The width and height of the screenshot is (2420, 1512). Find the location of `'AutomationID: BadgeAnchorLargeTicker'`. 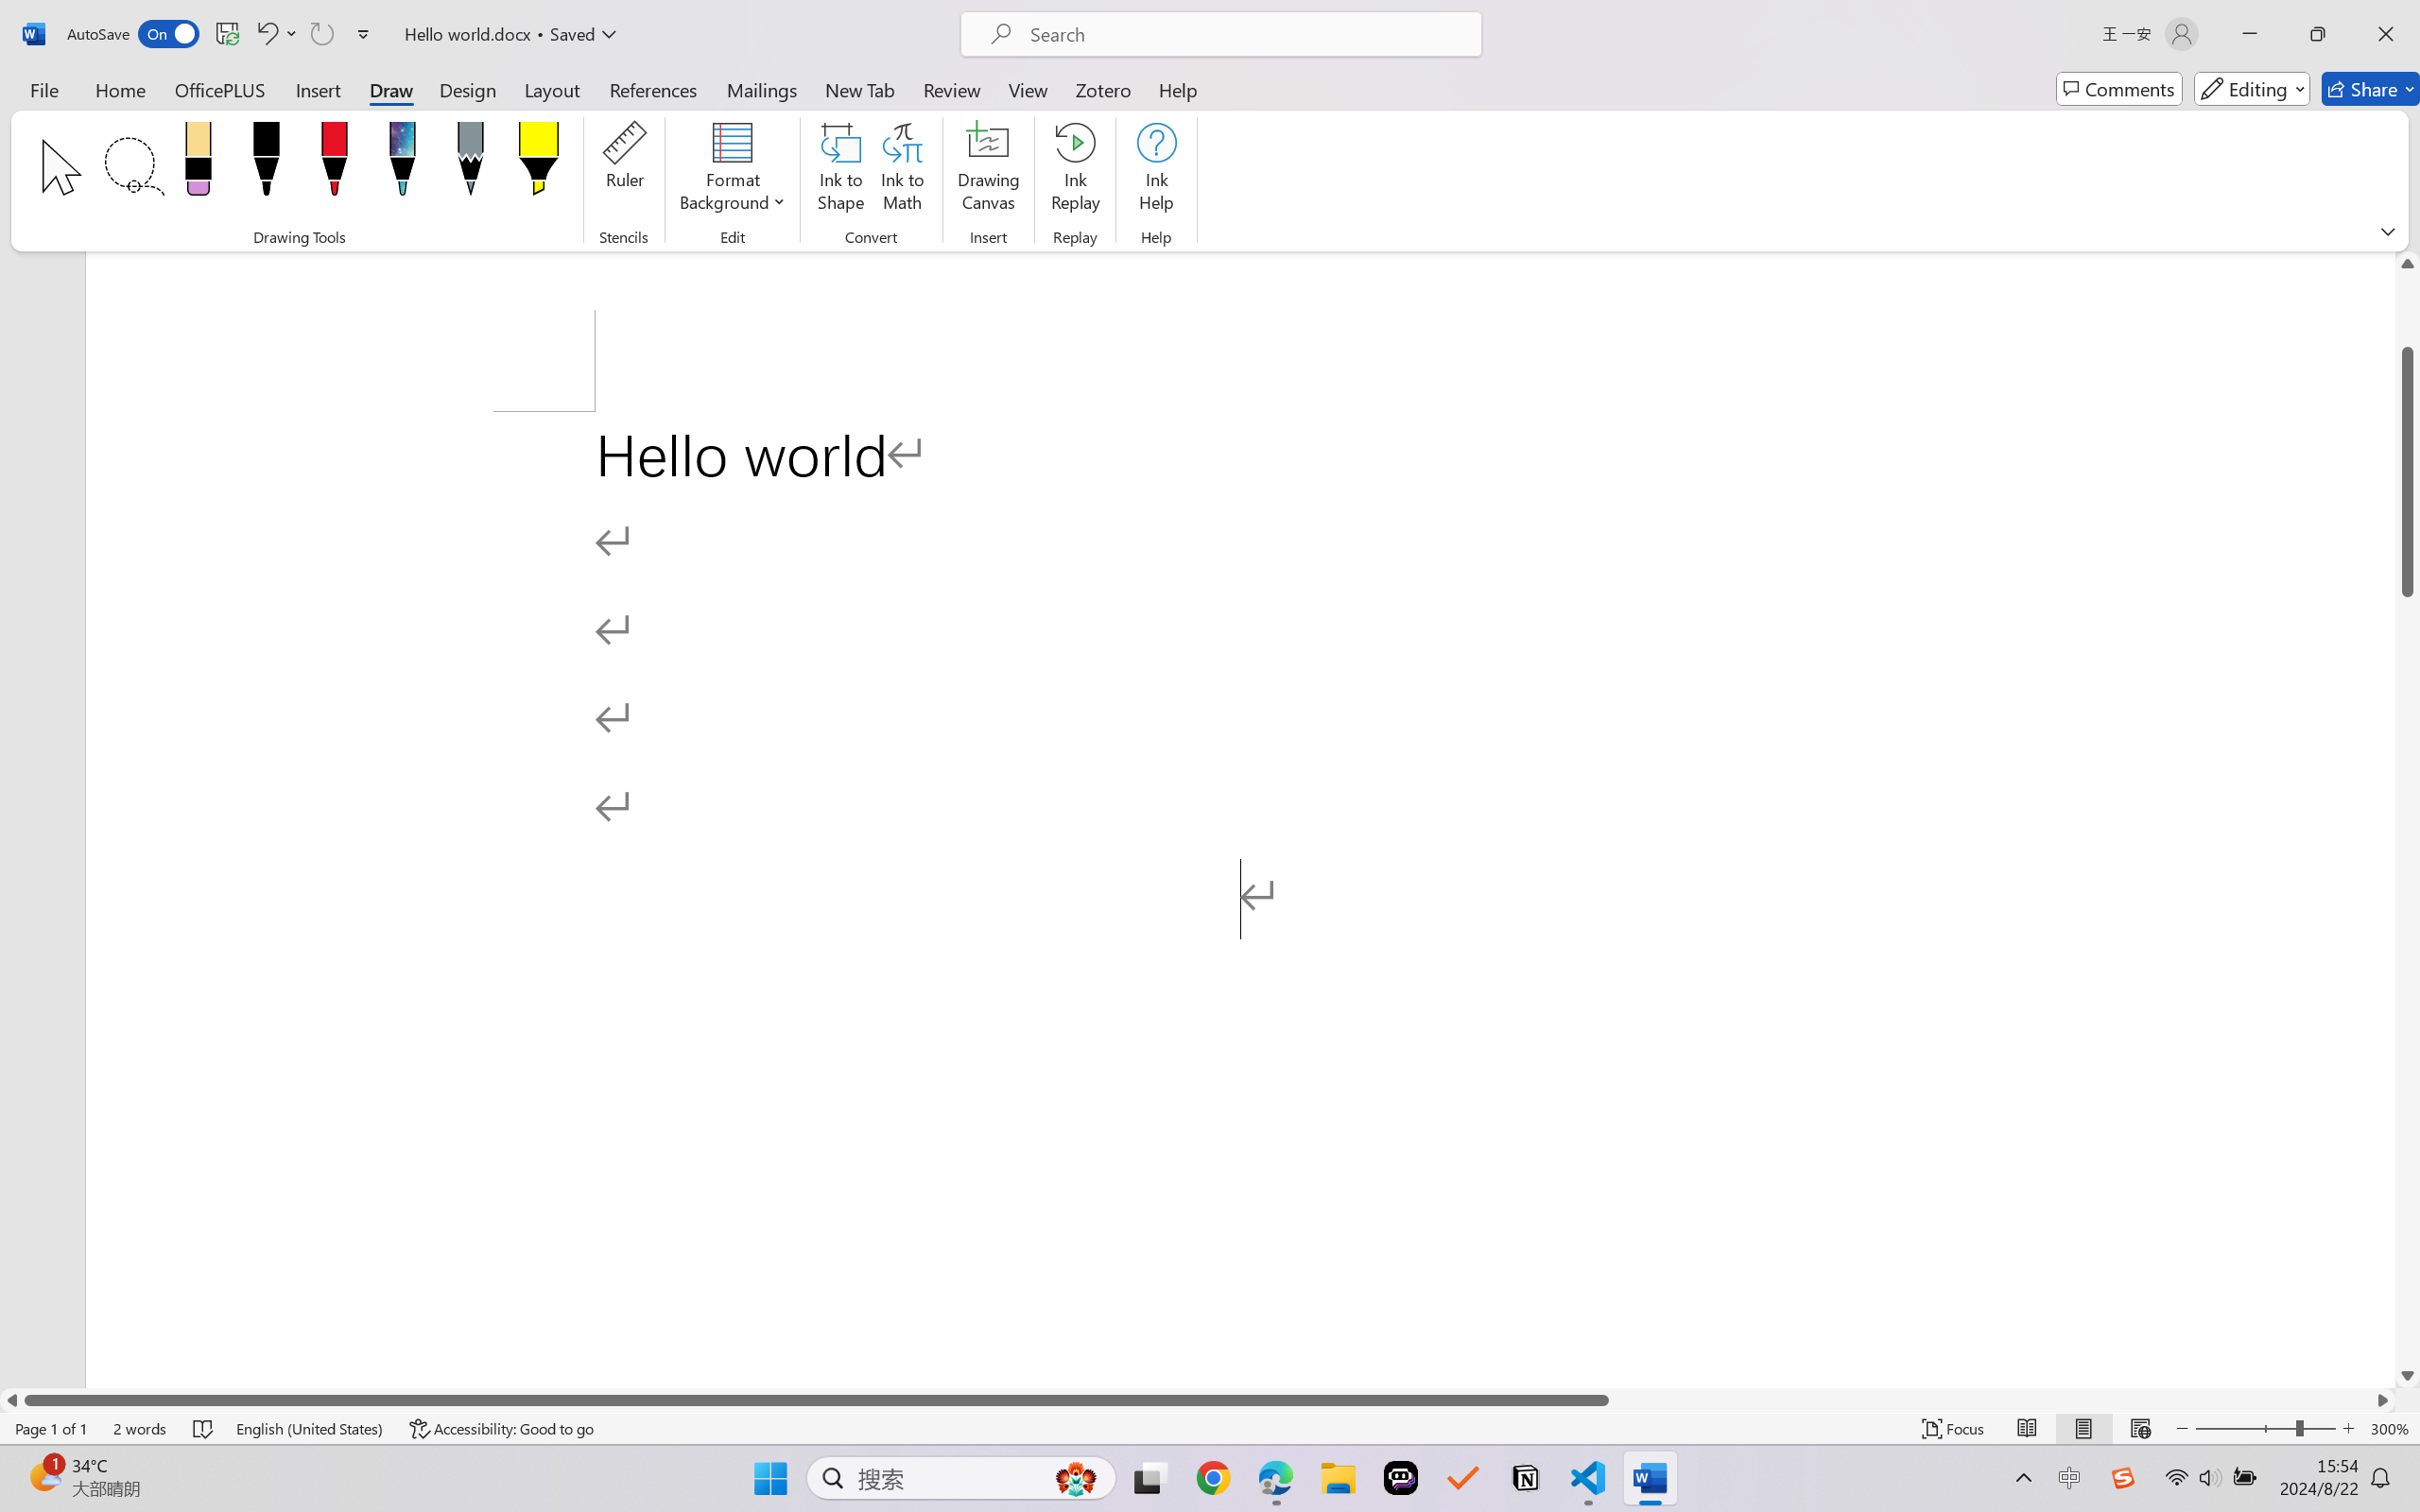

'AutomationID: BadgeAnchorLargeTicker' is located at coordinates (43, 1476).